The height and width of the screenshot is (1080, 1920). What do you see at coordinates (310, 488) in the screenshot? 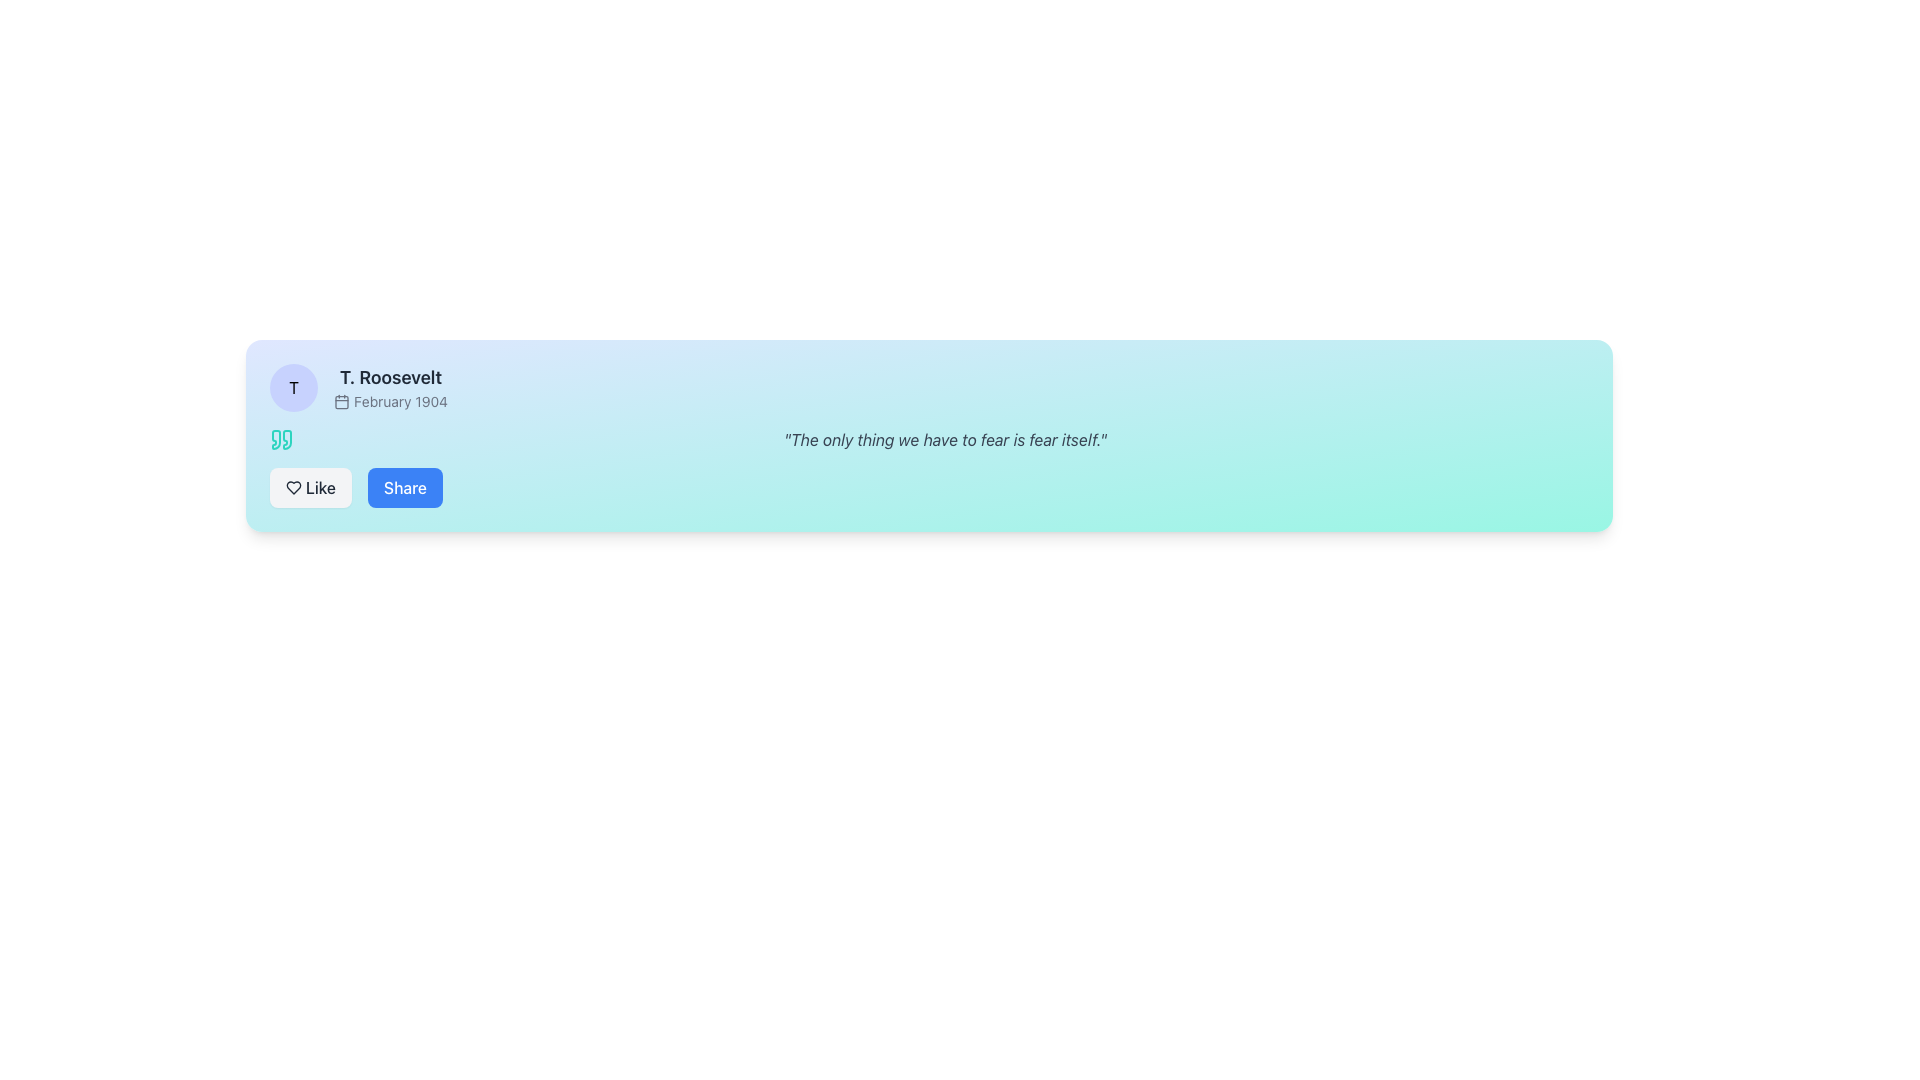
I see `the 'like' button located at the bottom-left section of the card-like component` at bounding box center [310, 488].